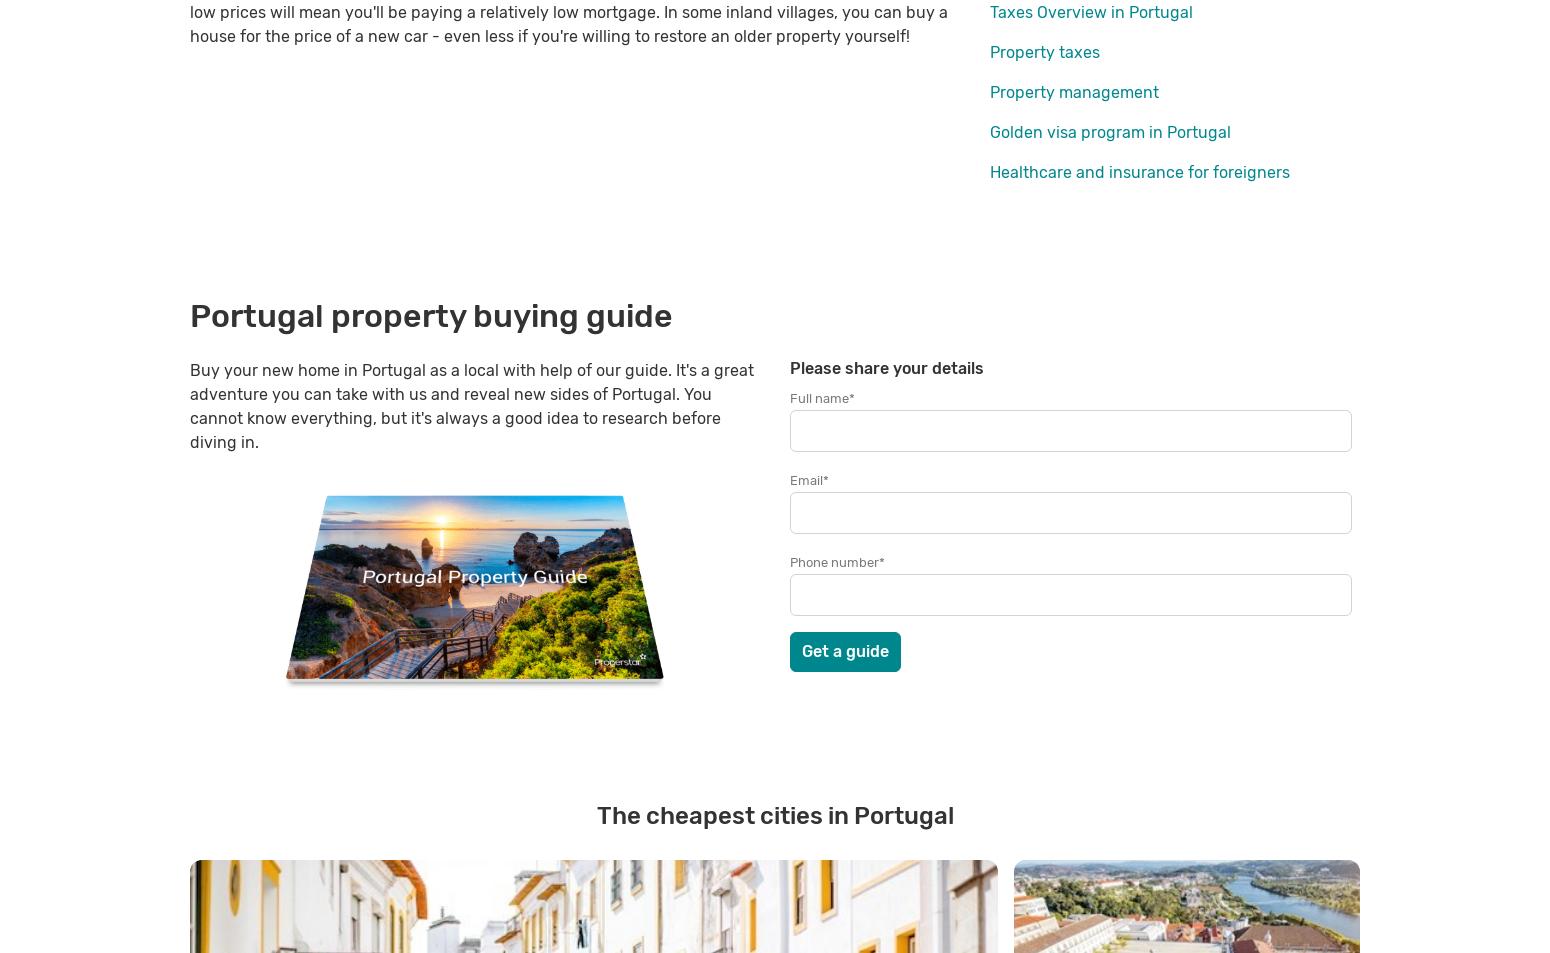  I want to click on 'Please share your details', so click(887, 367).